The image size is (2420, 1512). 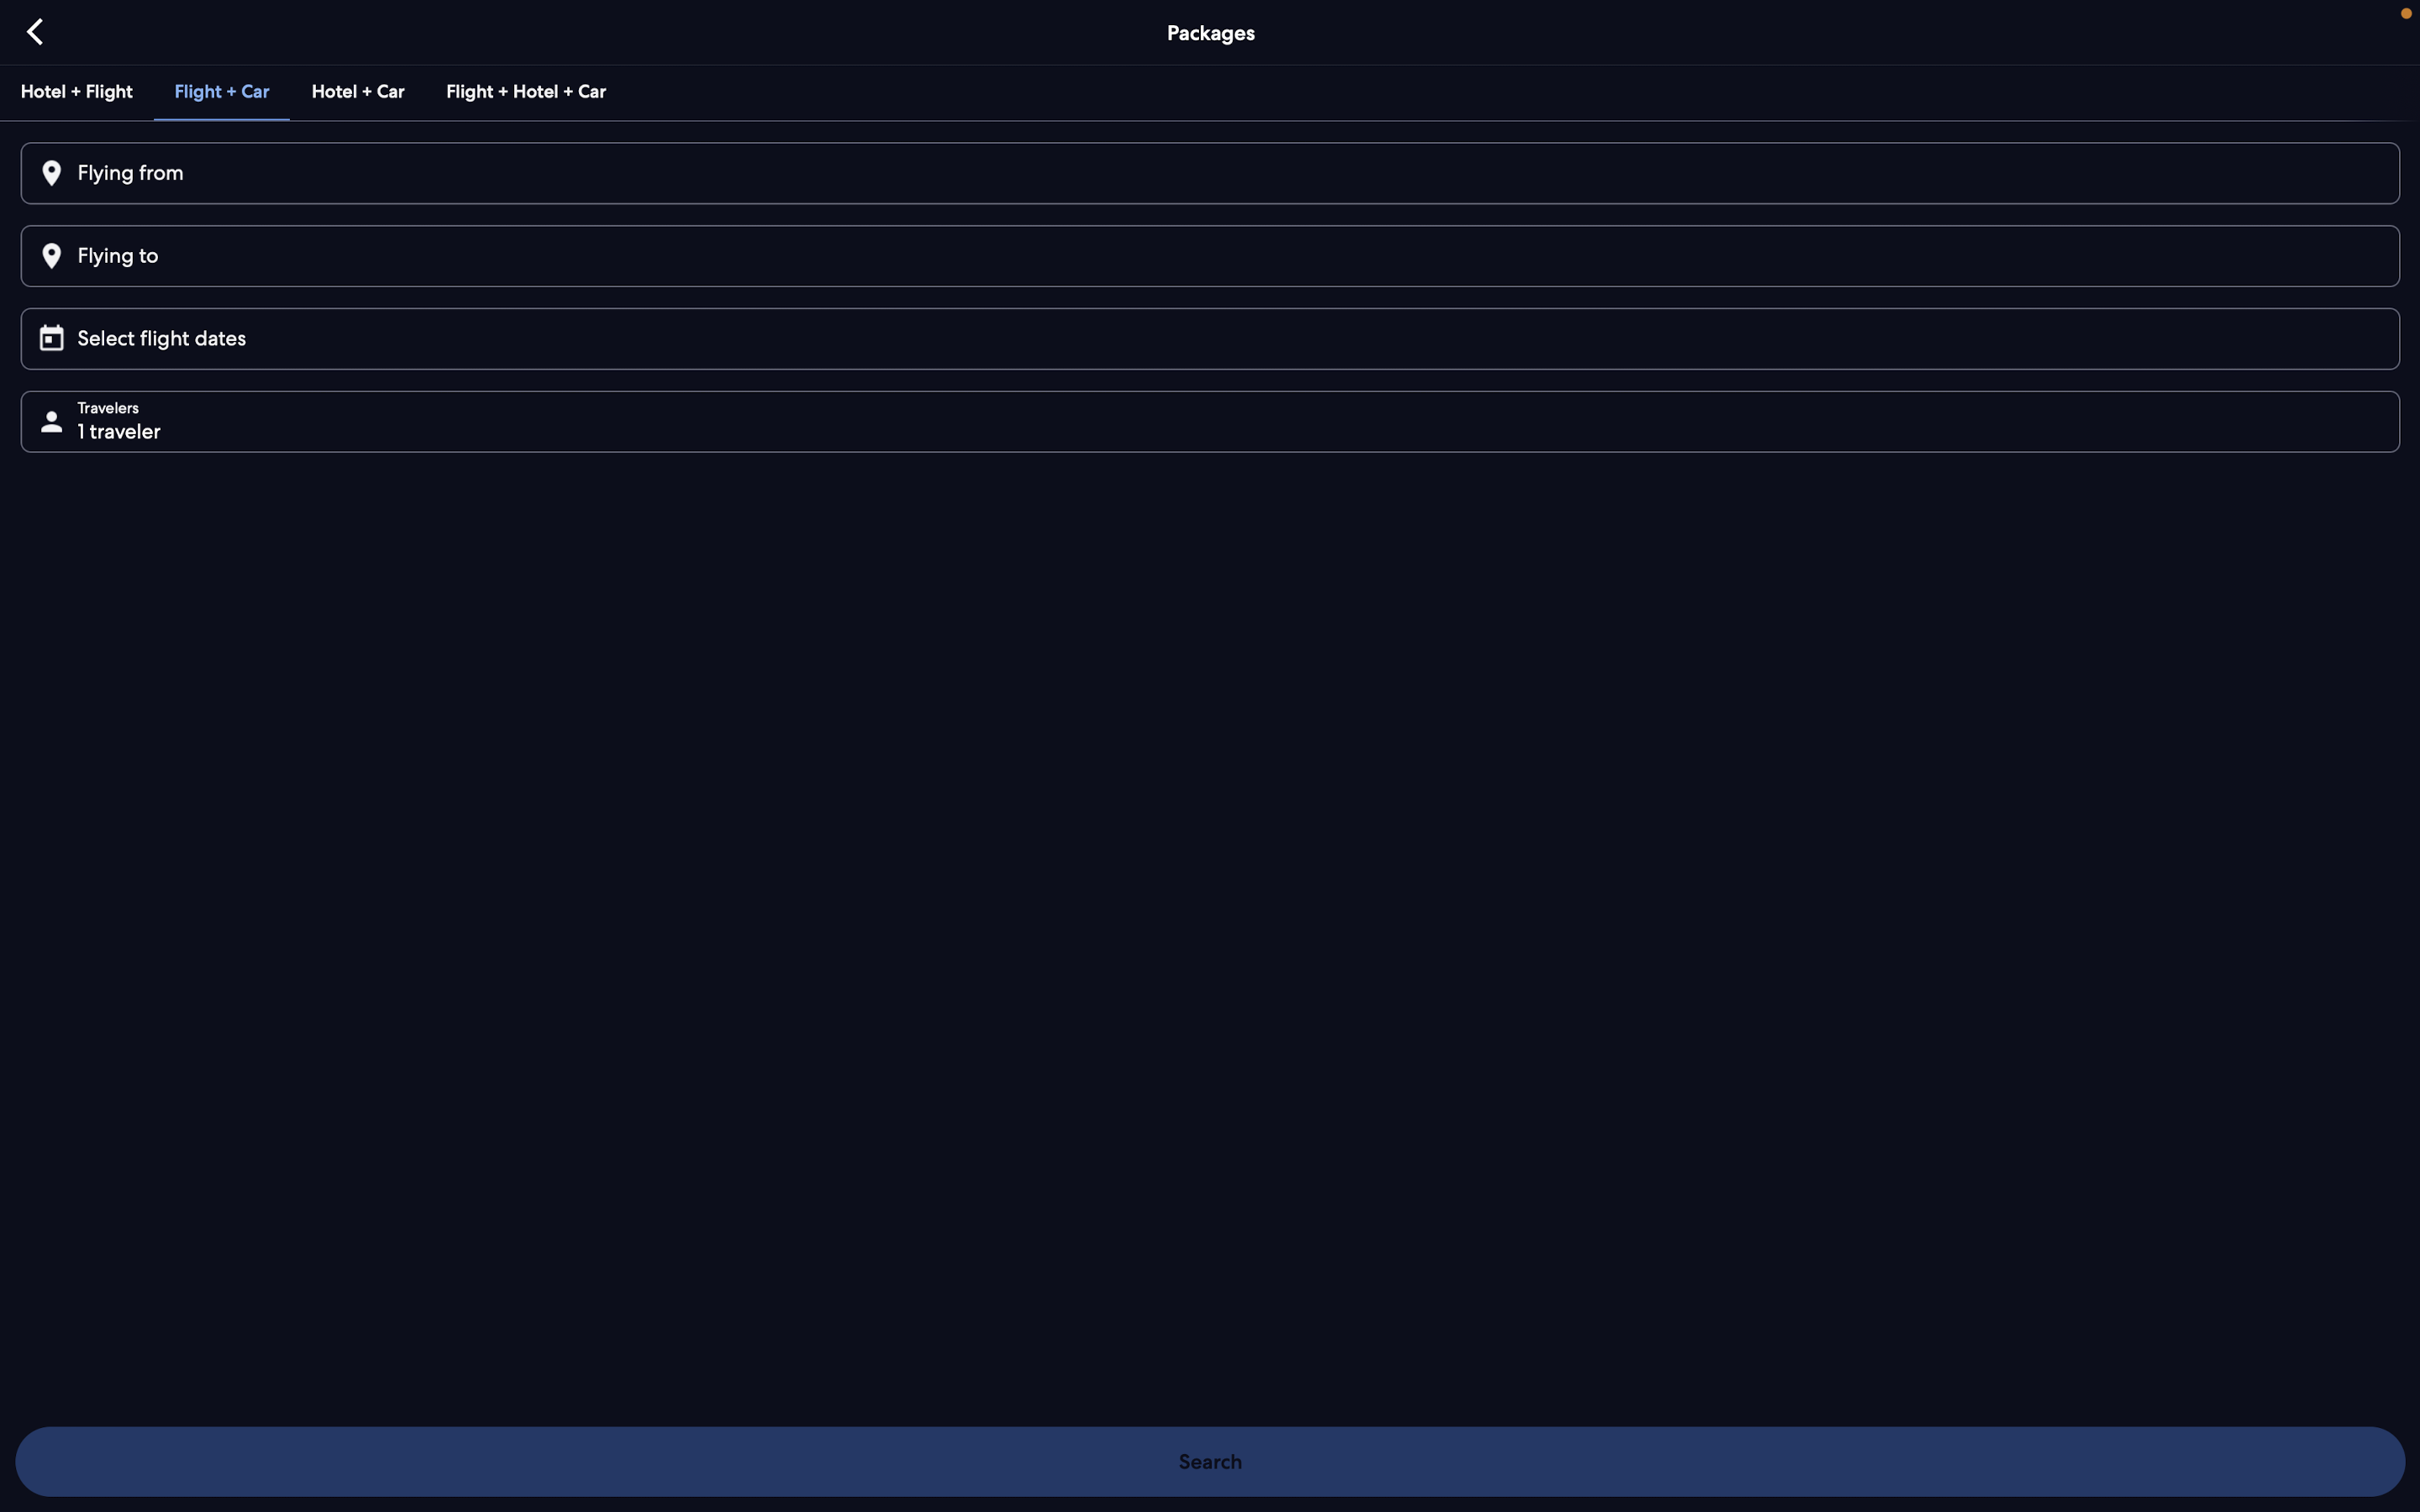 What do you see at coordinates (1207, 174) in the screenshot?
I see `Enter the departure as "Bangalore"` at bounding box center [1207, 174].